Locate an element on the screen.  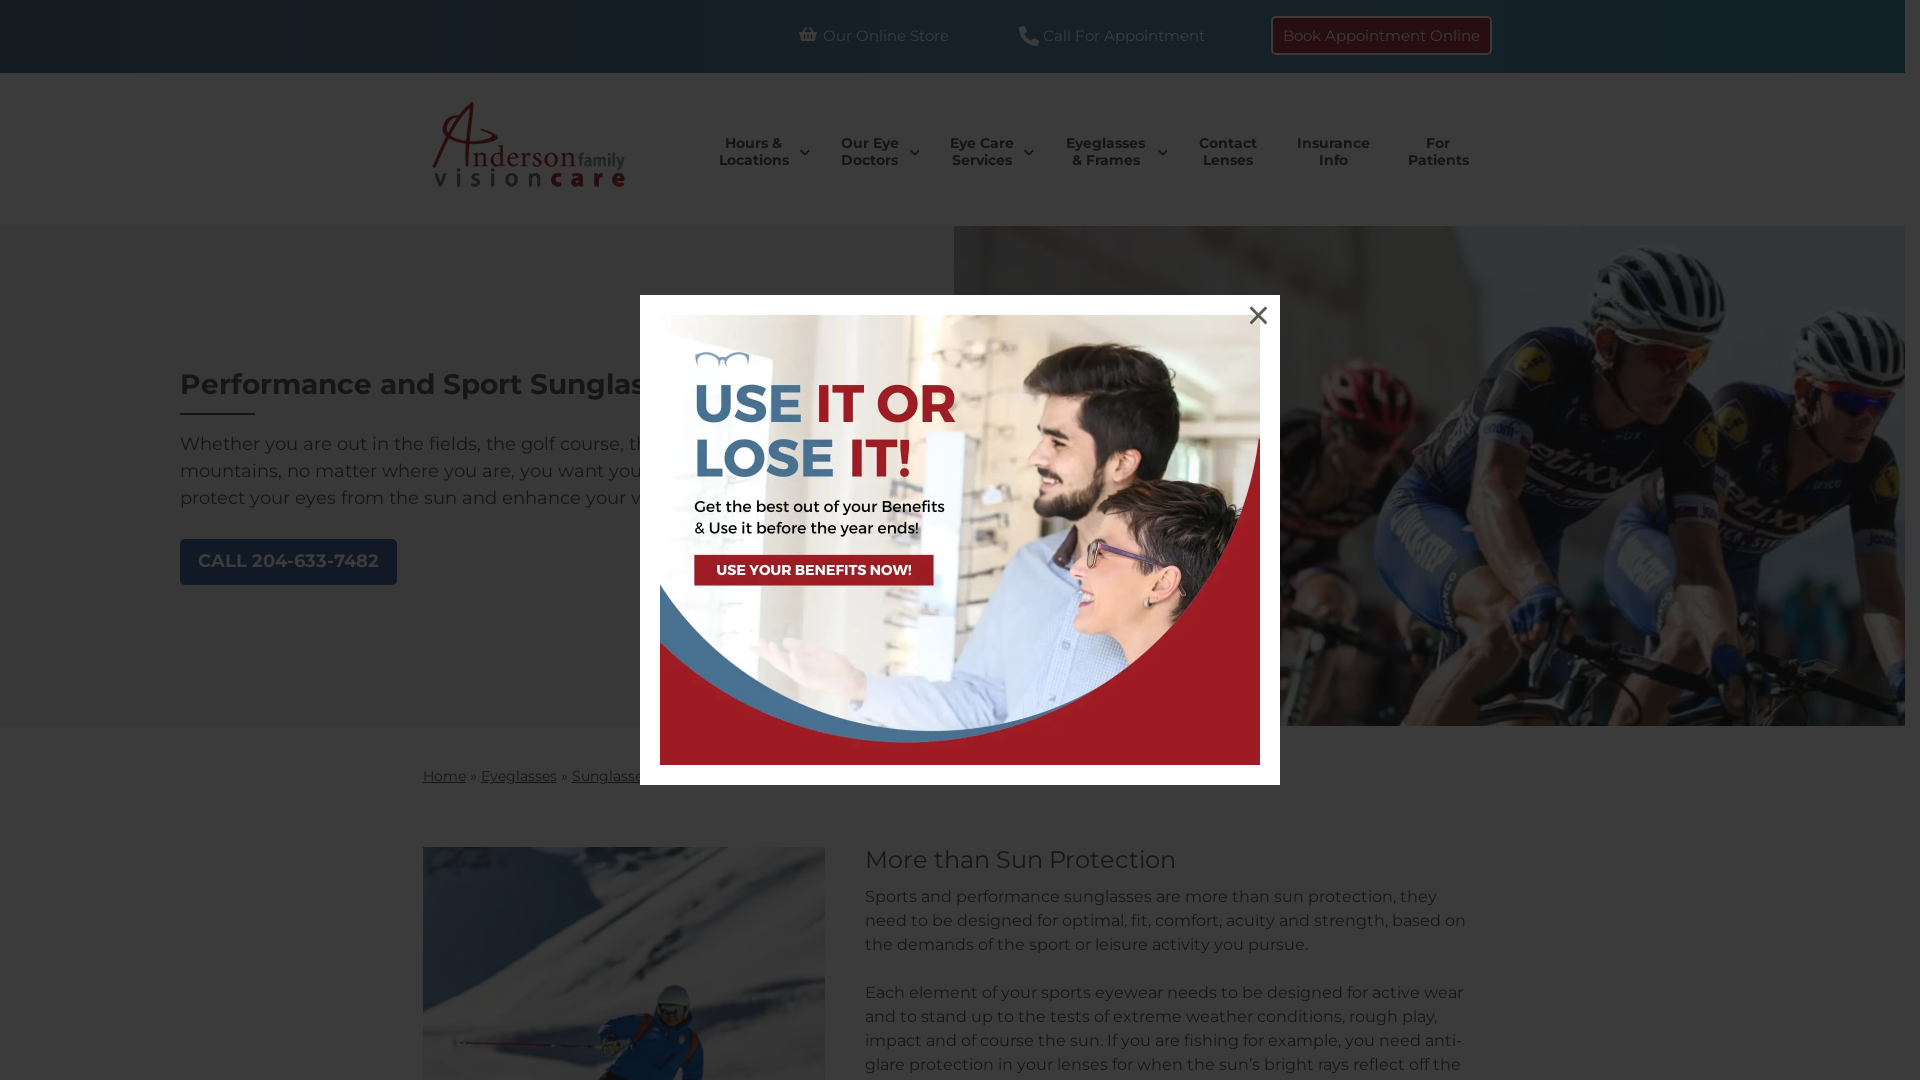
'Sunglasses' is located at coordinates (609, 774).